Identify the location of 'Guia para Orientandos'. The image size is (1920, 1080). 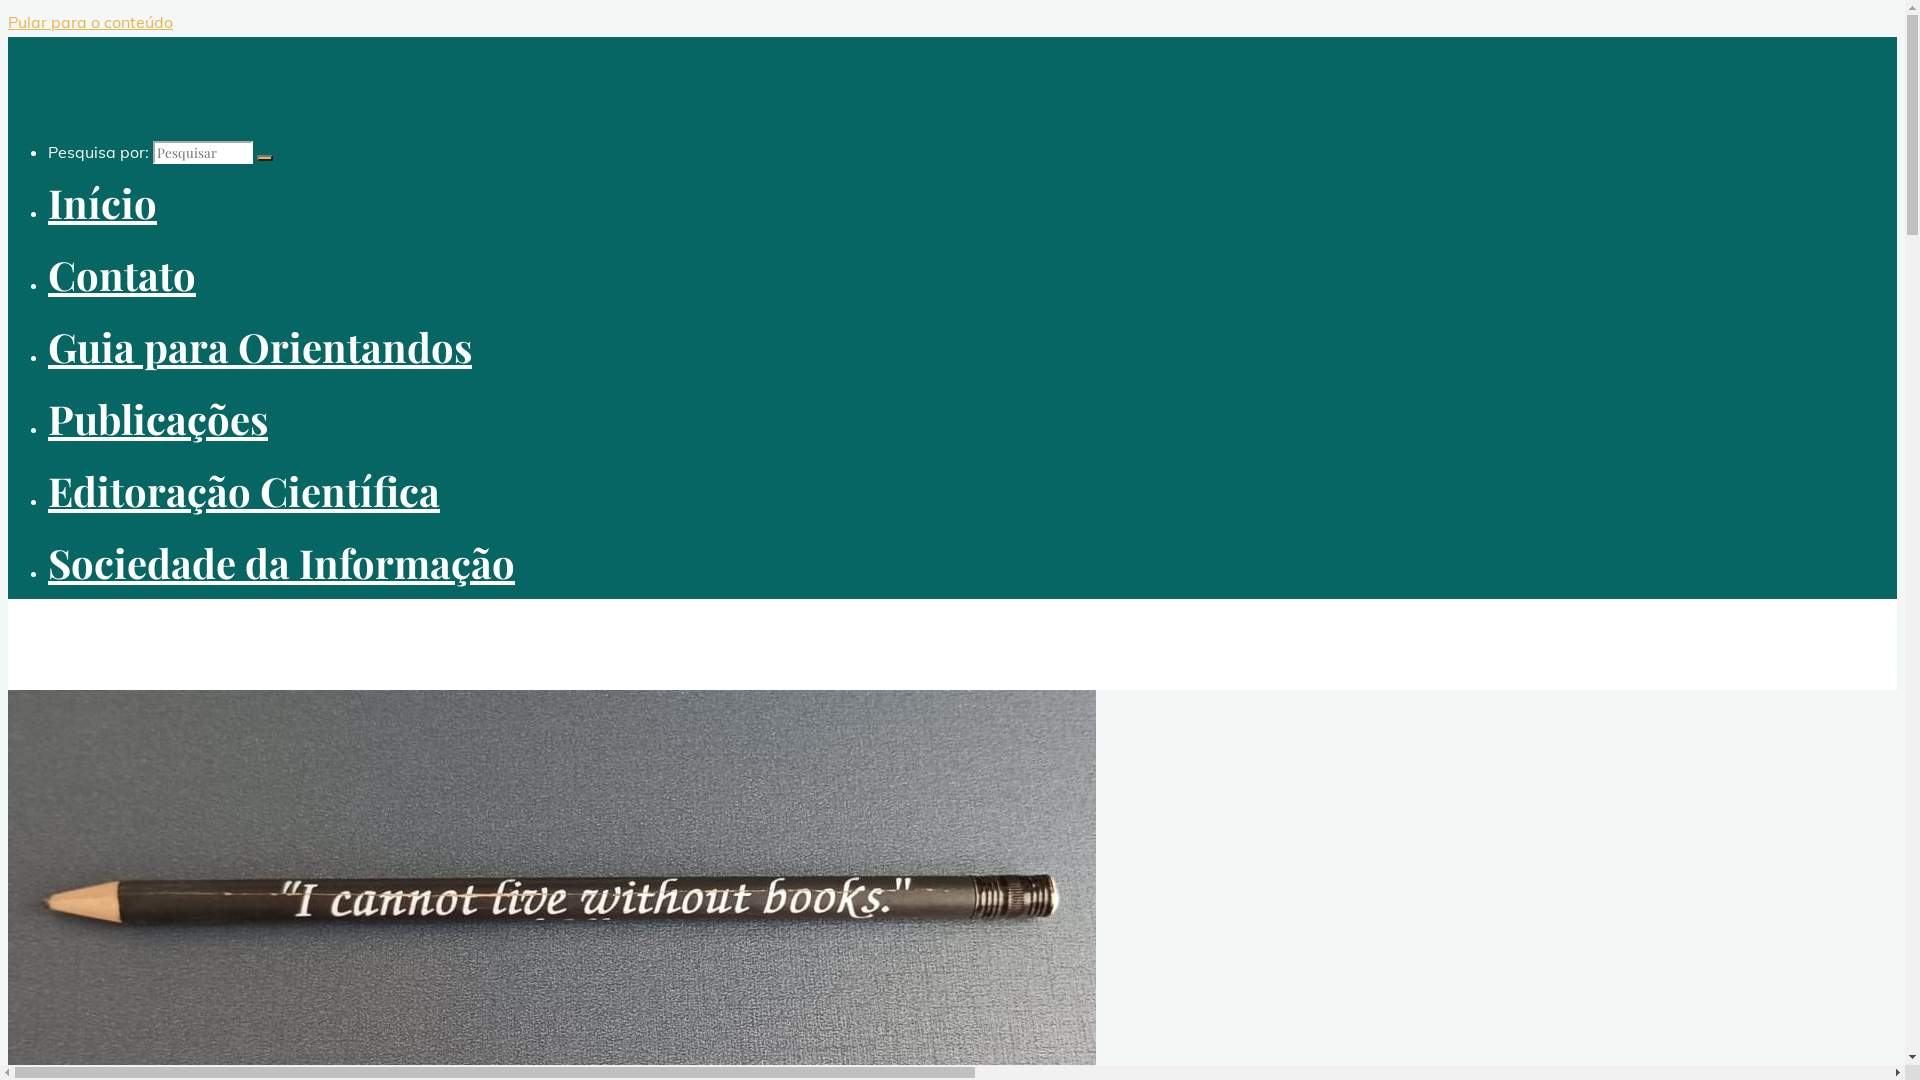
(132, 1041).